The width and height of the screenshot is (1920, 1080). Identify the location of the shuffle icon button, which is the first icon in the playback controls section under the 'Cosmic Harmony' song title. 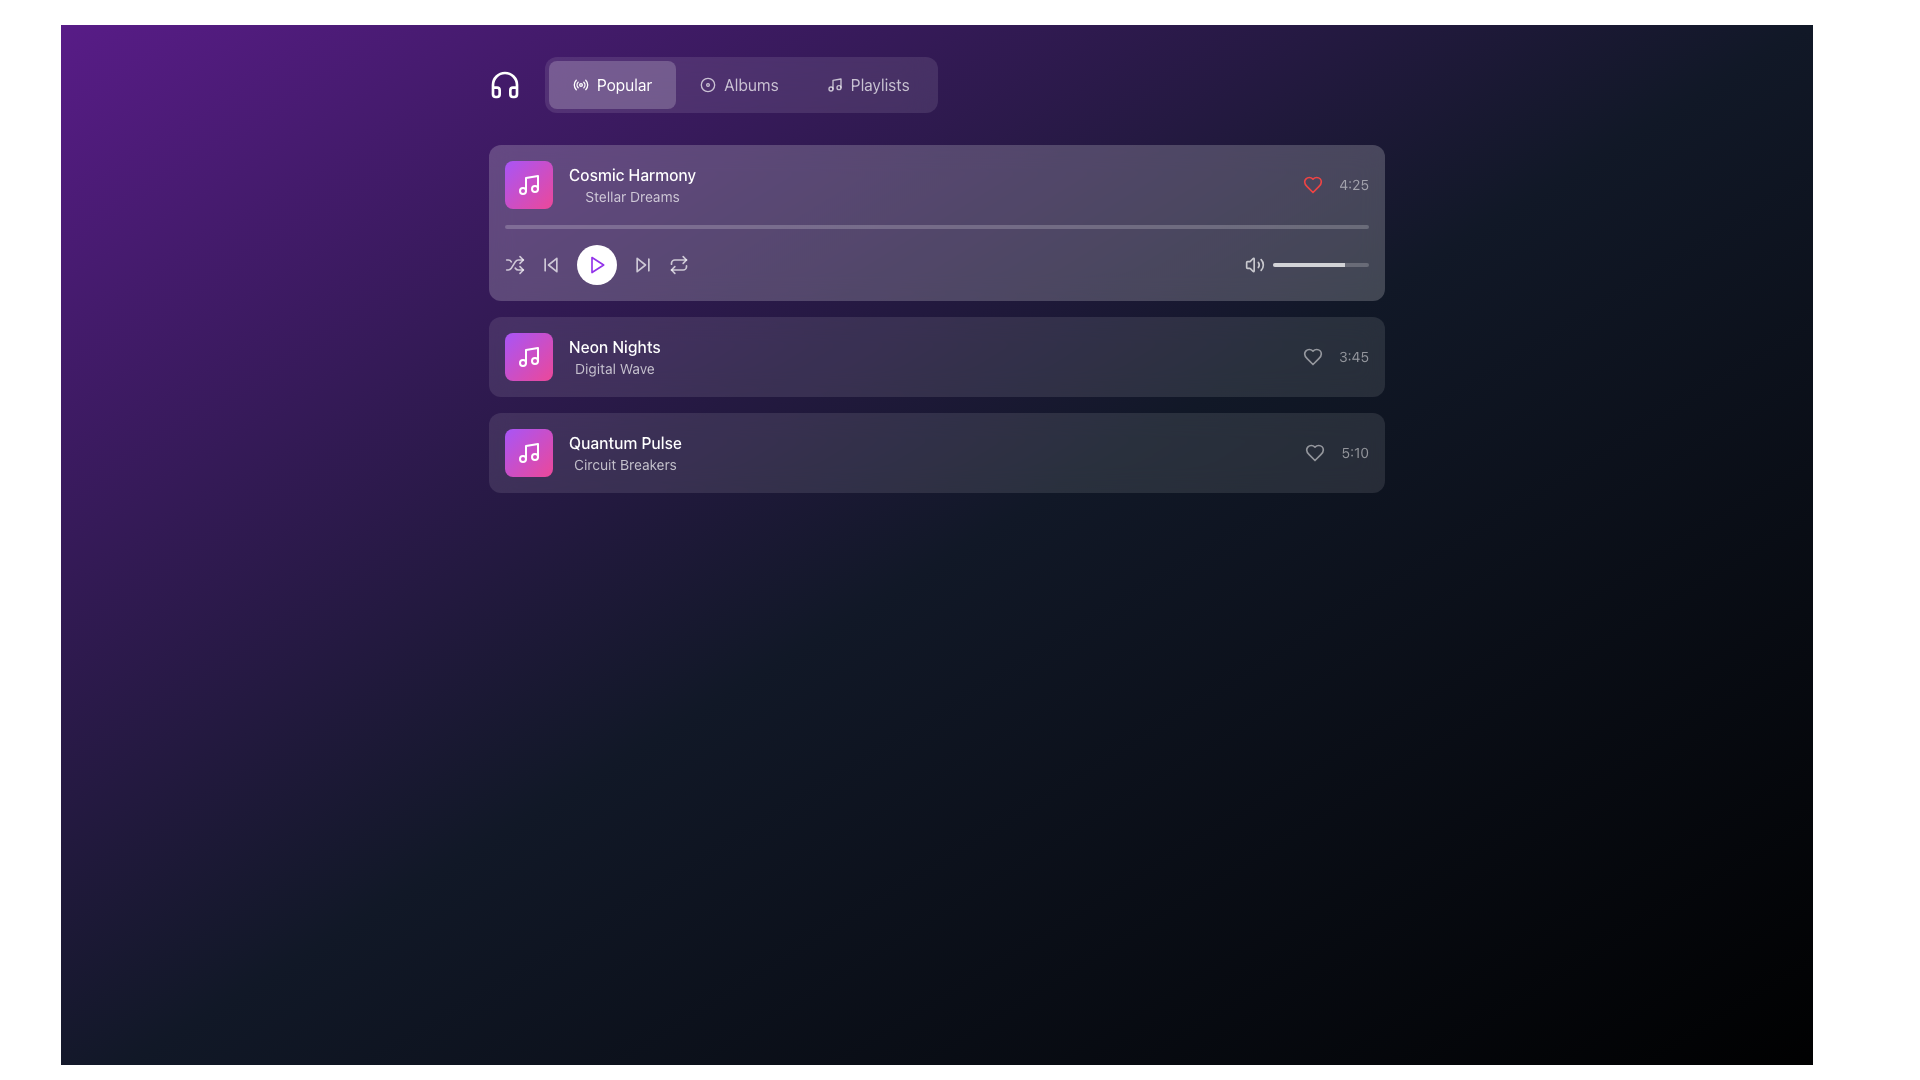
(514, 264).